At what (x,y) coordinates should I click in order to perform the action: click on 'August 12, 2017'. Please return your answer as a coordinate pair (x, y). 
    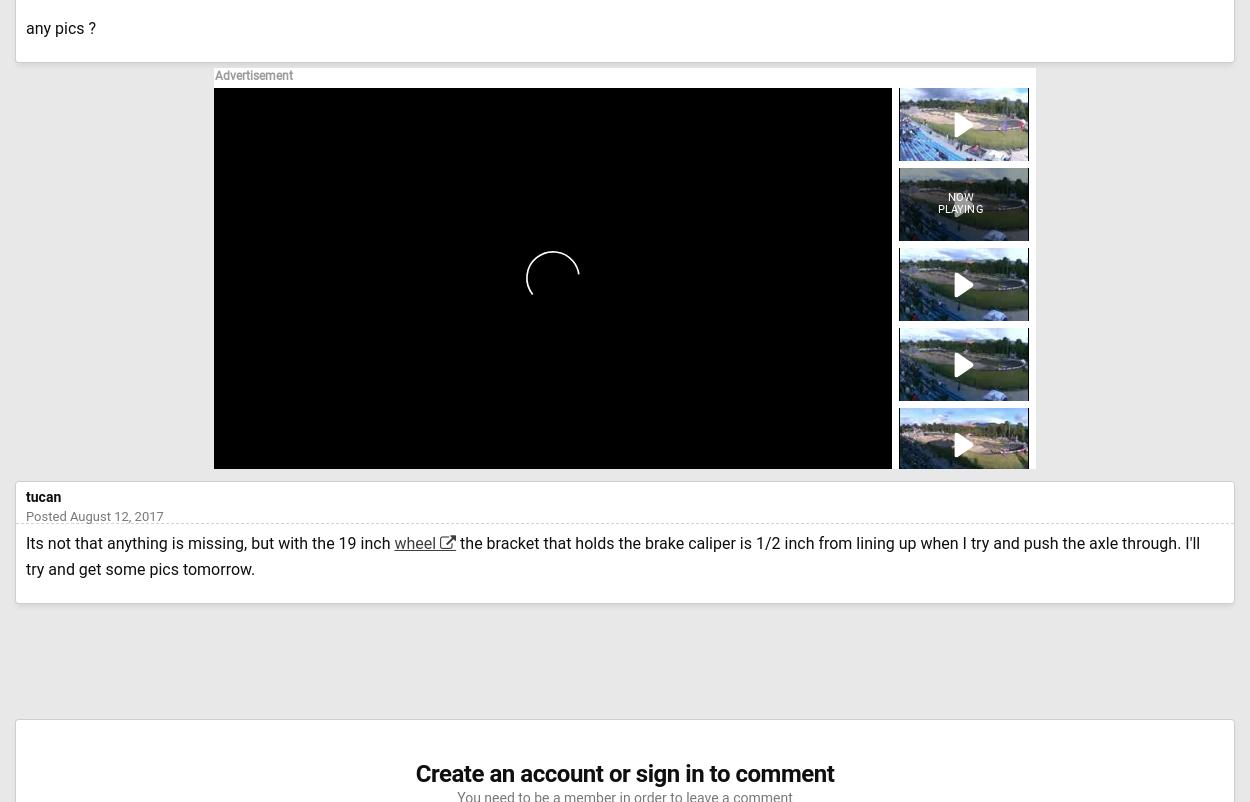
    Looking at the image, I should click on (114, 515).